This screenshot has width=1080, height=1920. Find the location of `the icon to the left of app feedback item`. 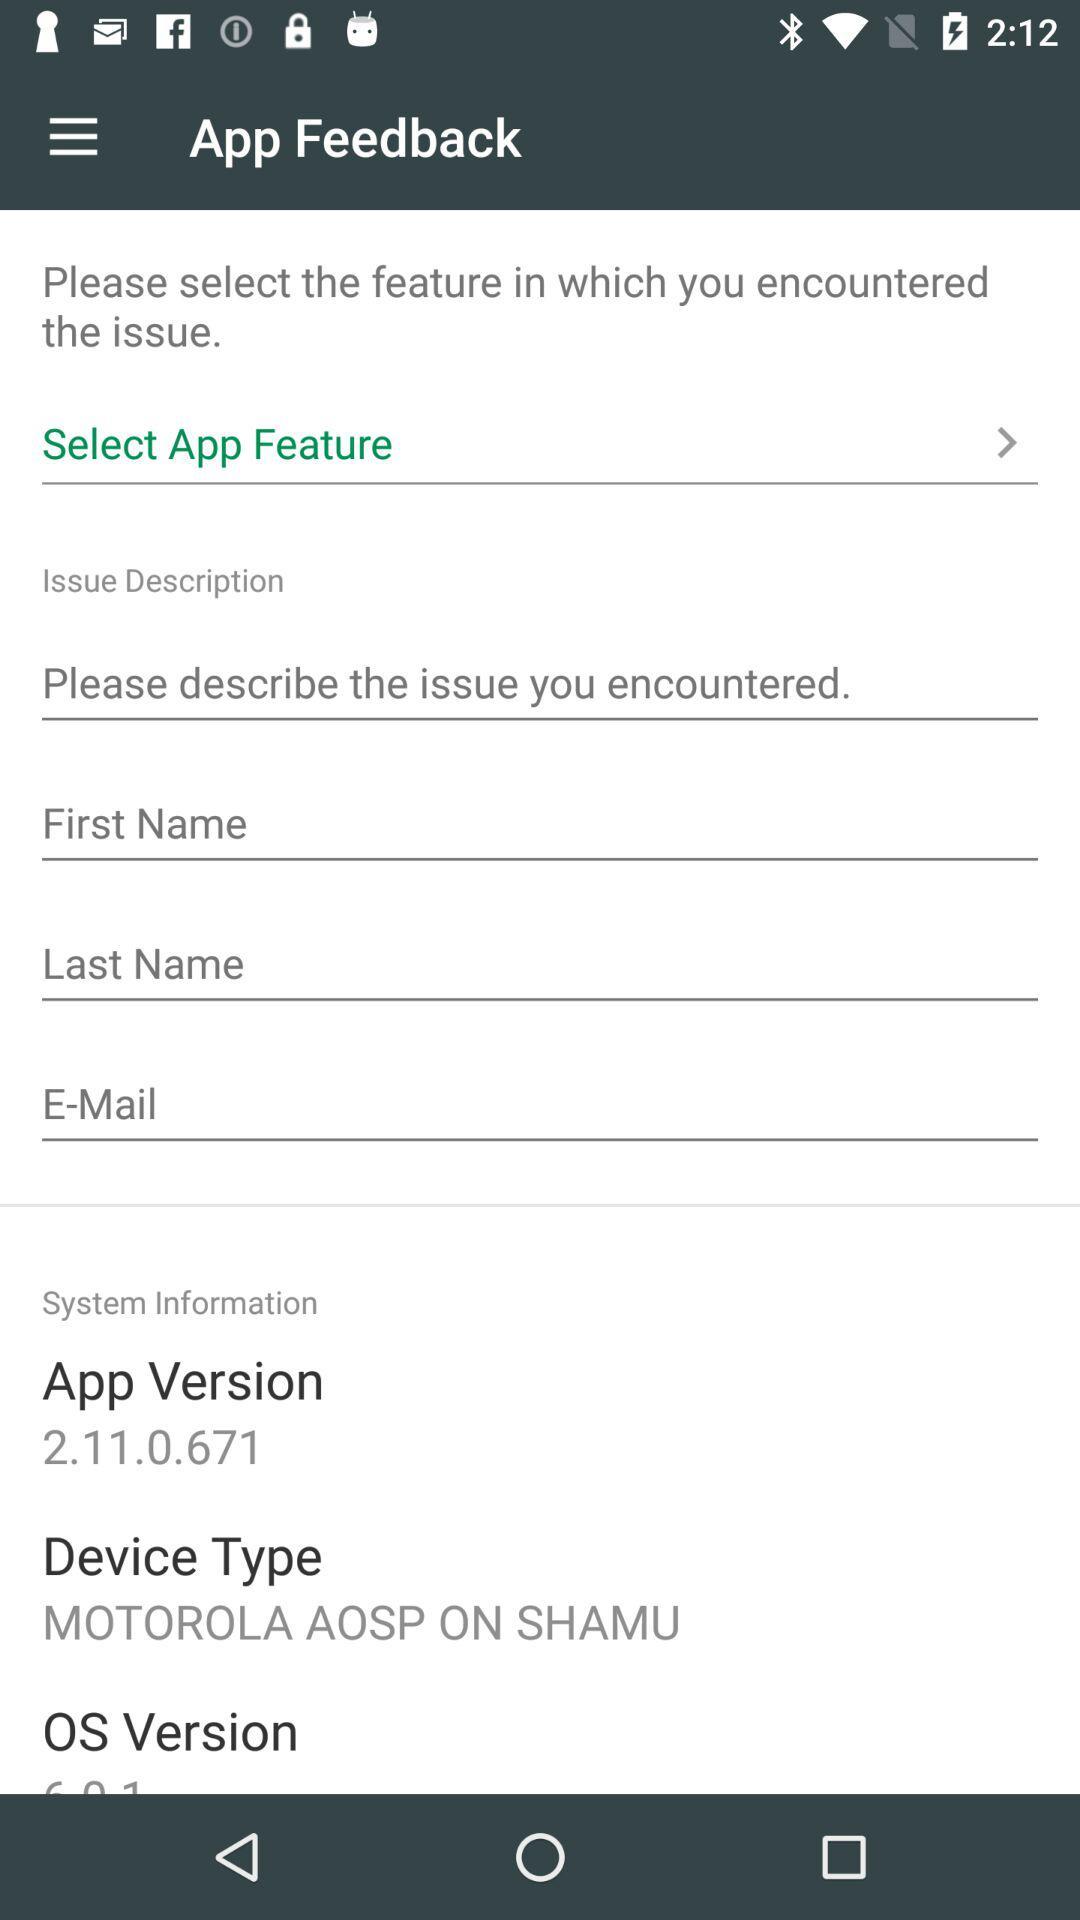

the icon to the left of app feedback item is located at coordinates (72, 135).